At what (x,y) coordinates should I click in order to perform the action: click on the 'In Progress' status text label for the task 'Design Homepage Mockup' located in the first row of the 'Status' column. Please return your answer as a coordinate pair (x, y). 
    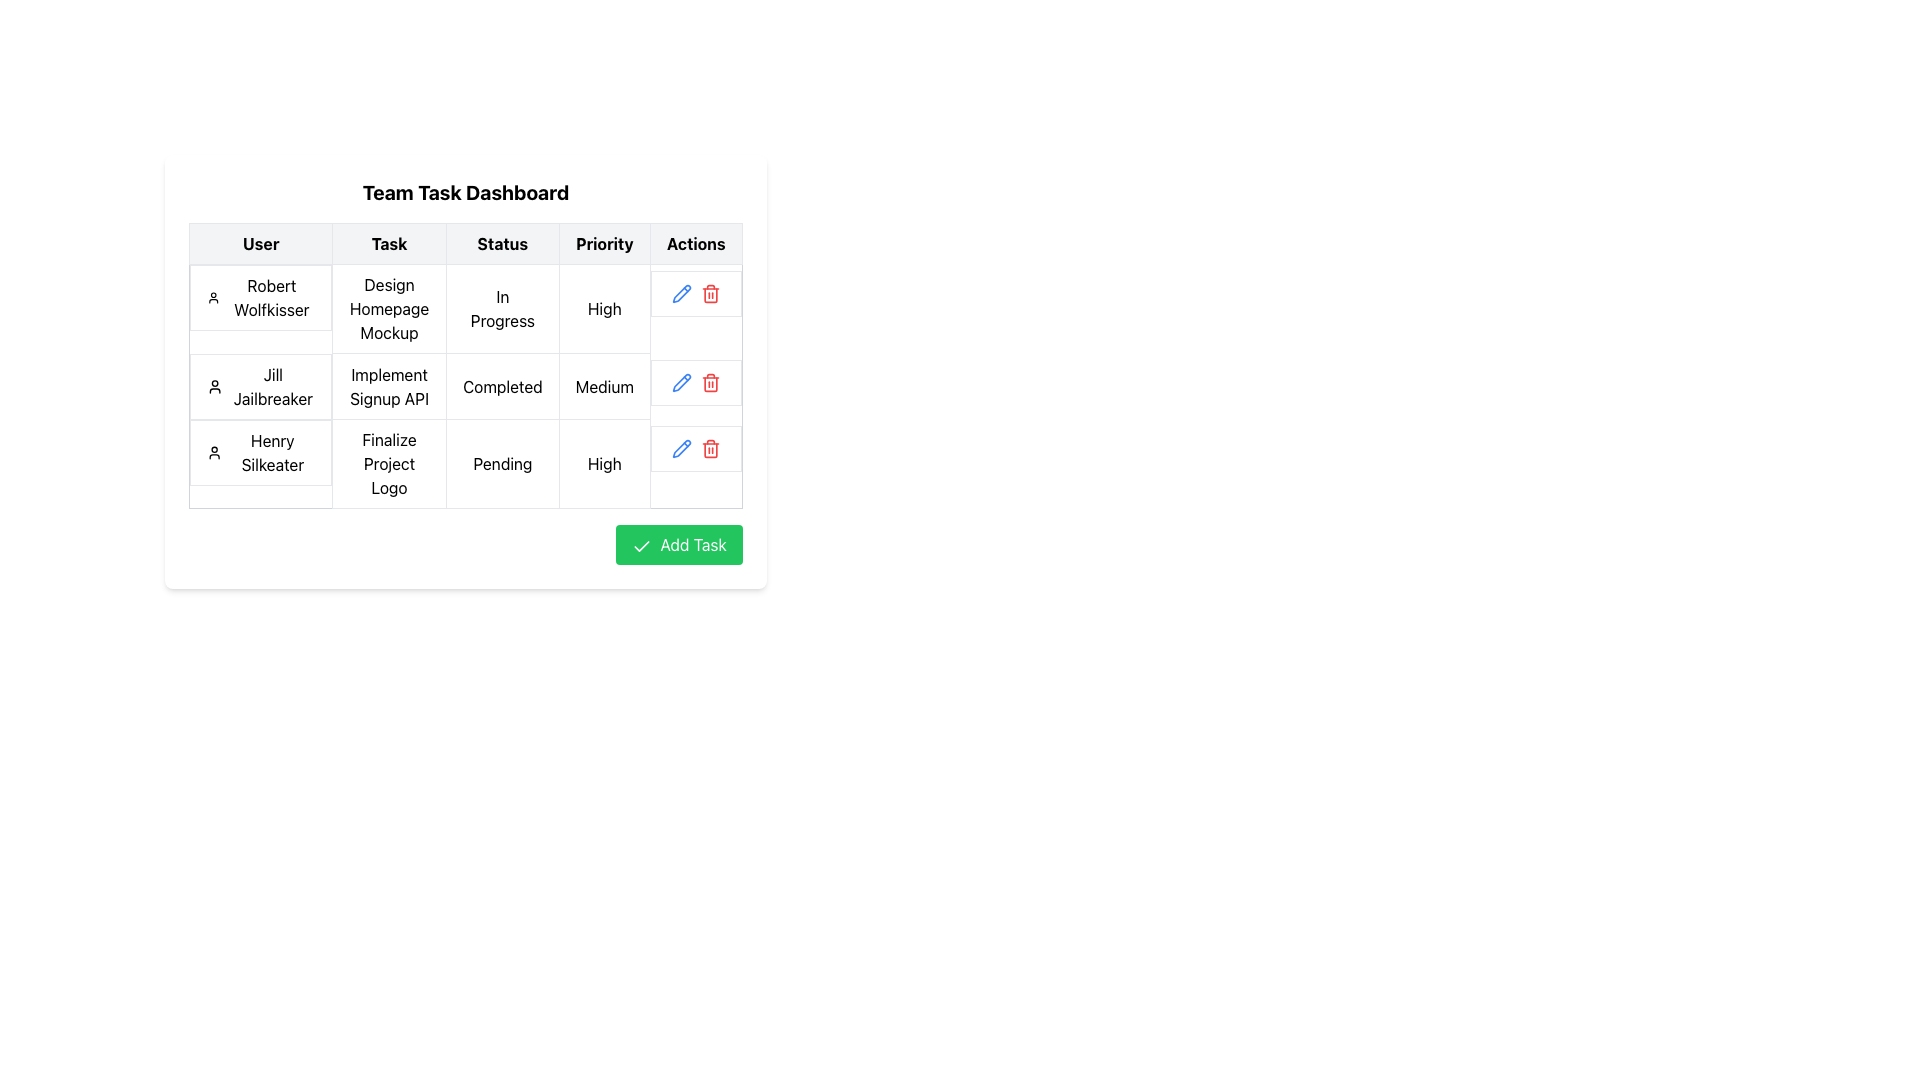
    Looking at the image, I should click on (502, 308).